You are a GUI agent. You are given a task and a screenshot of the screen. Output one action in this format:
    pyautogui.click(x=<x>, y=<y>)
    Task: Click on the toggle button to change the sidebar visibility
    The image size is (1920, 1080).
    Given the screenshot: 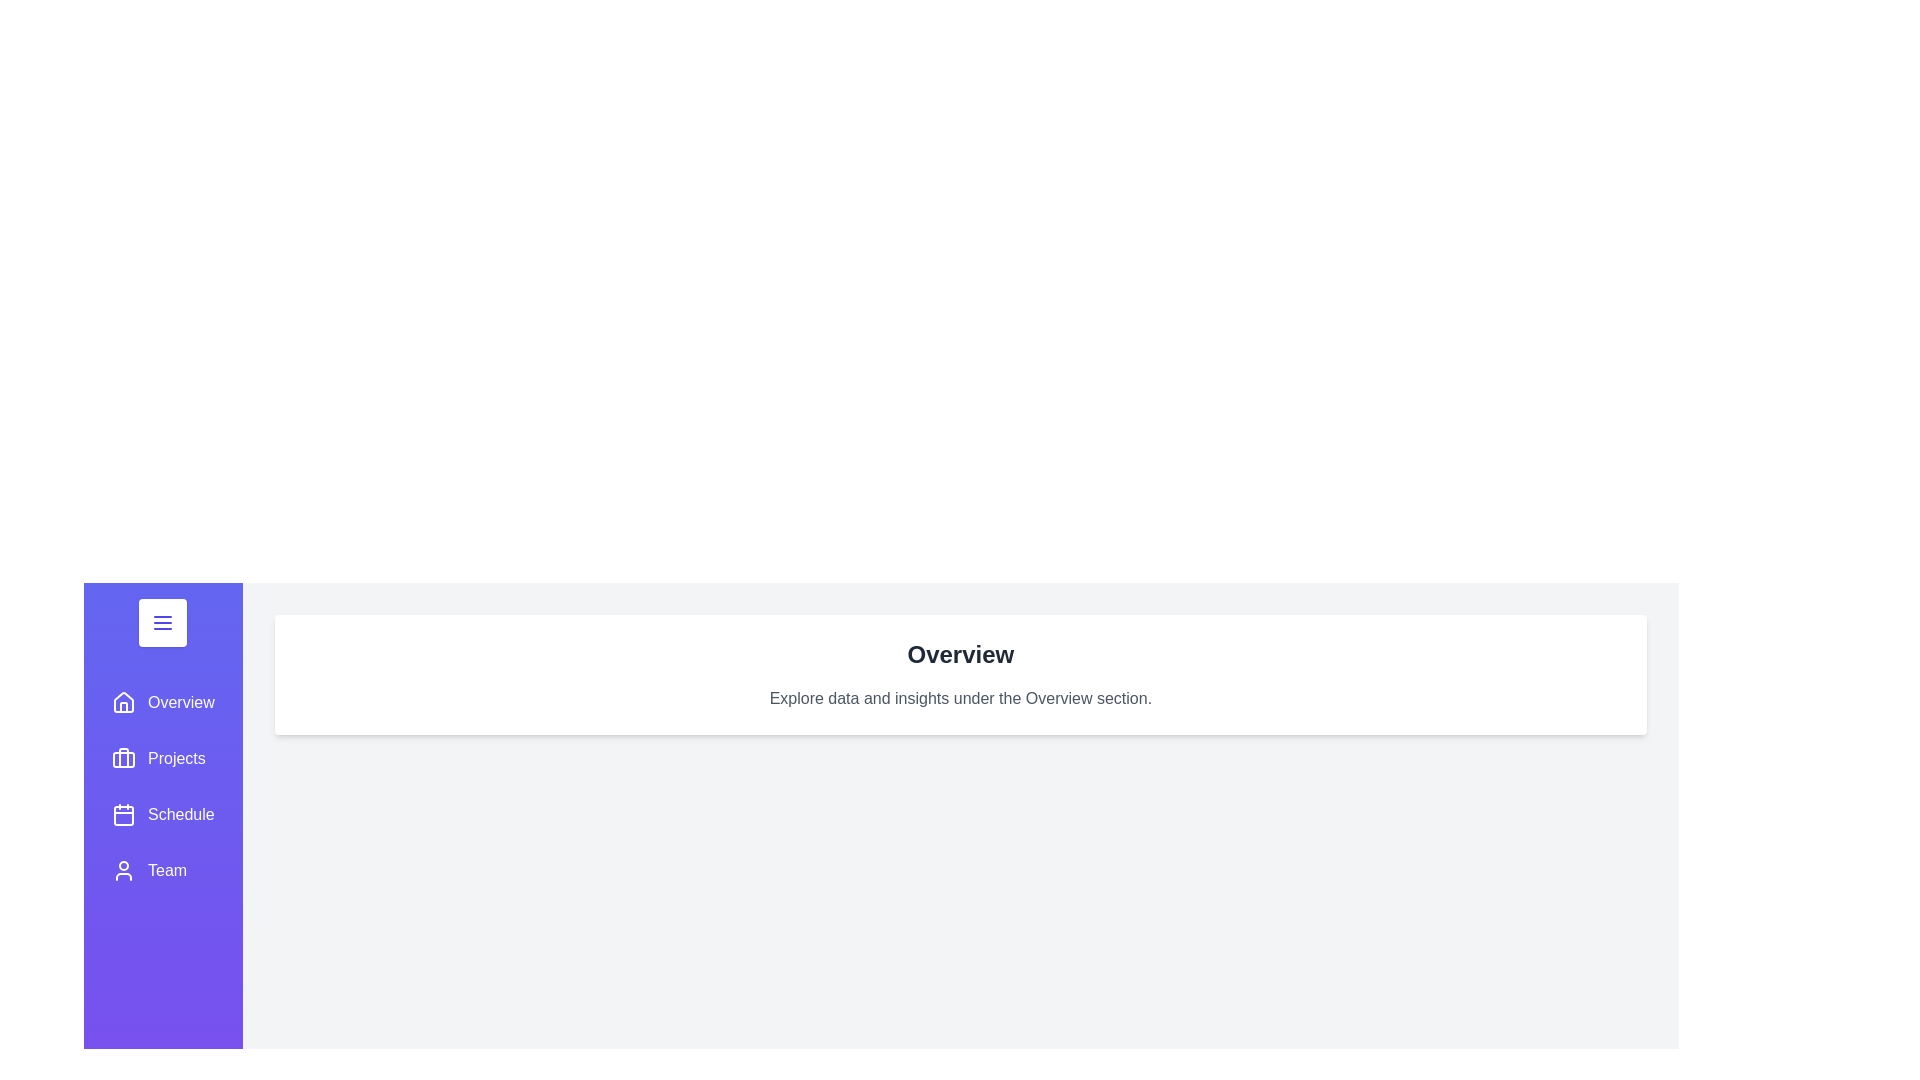 What is the action you would take?
    pyautogui.click(x=163, y=622)
    